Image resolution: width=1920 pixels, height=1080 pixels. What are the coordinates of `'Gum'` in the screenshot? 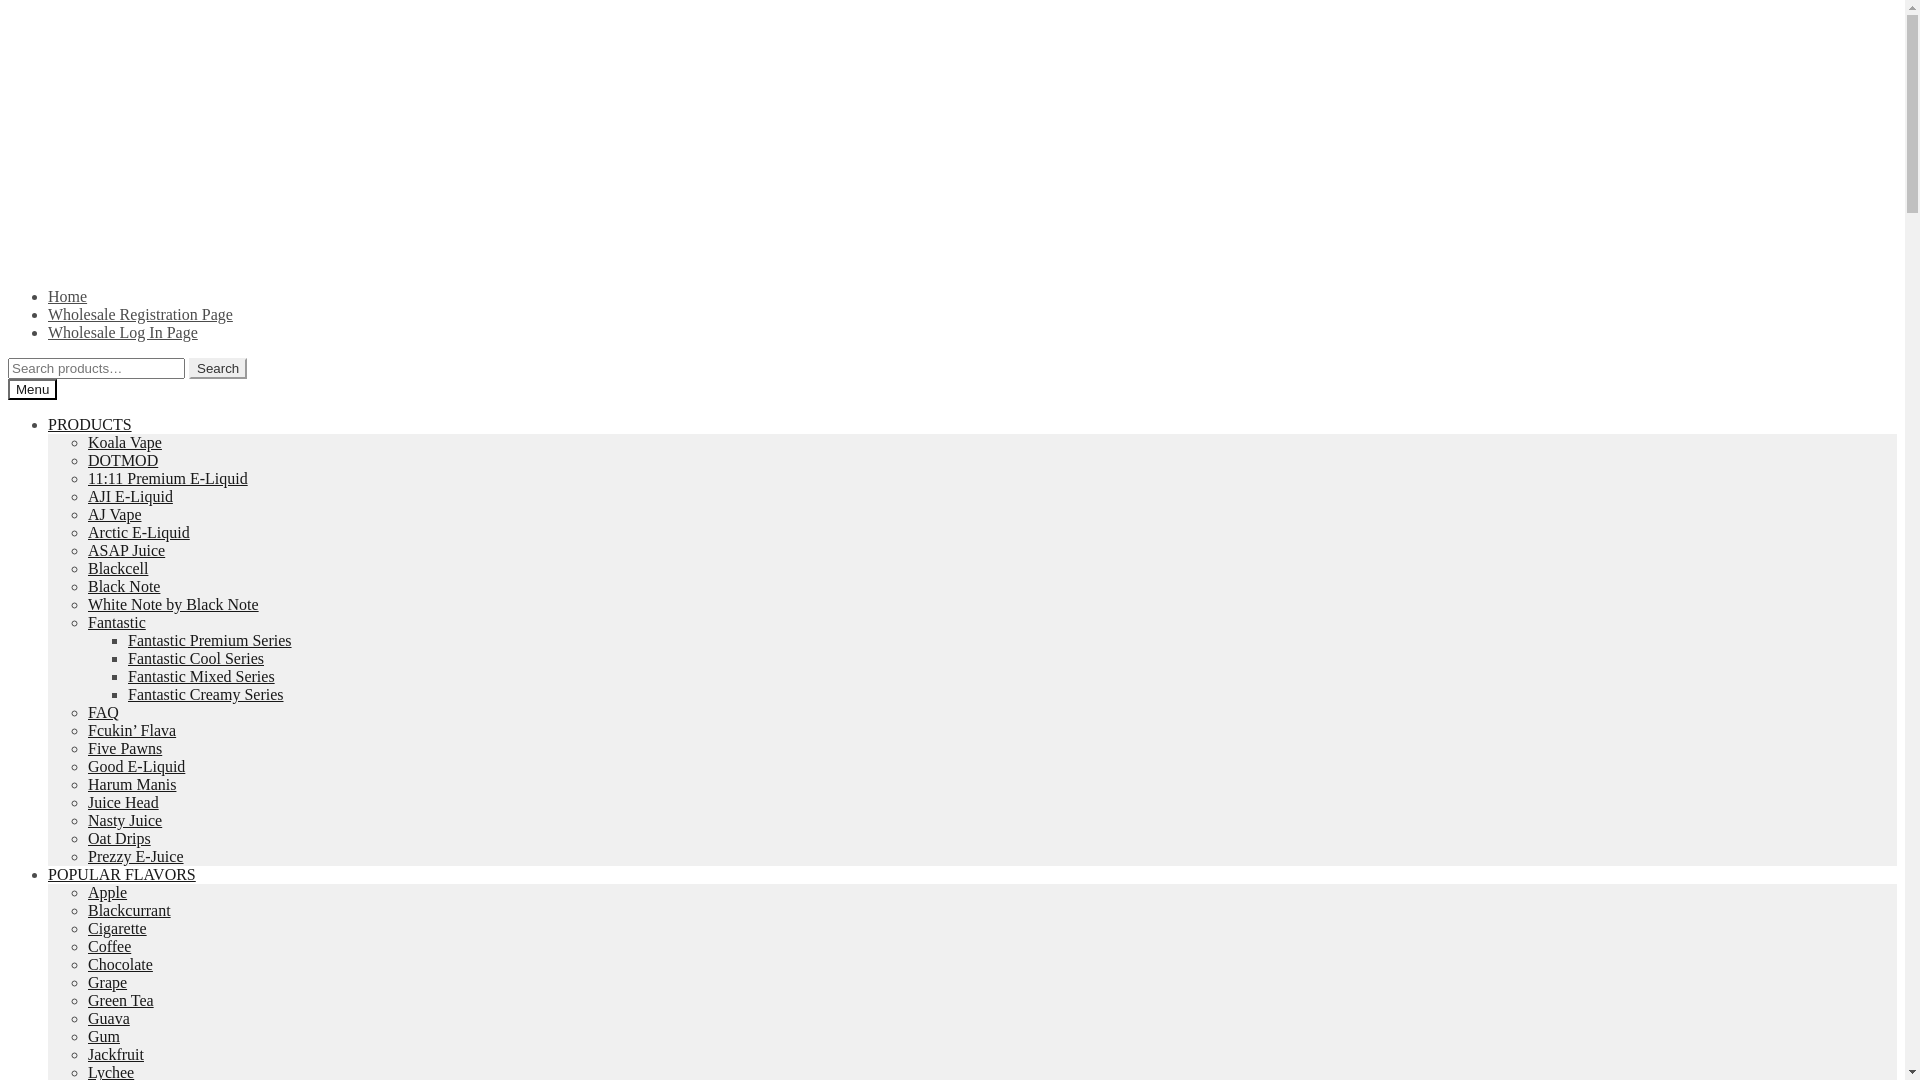 It's located at (103, 1035).